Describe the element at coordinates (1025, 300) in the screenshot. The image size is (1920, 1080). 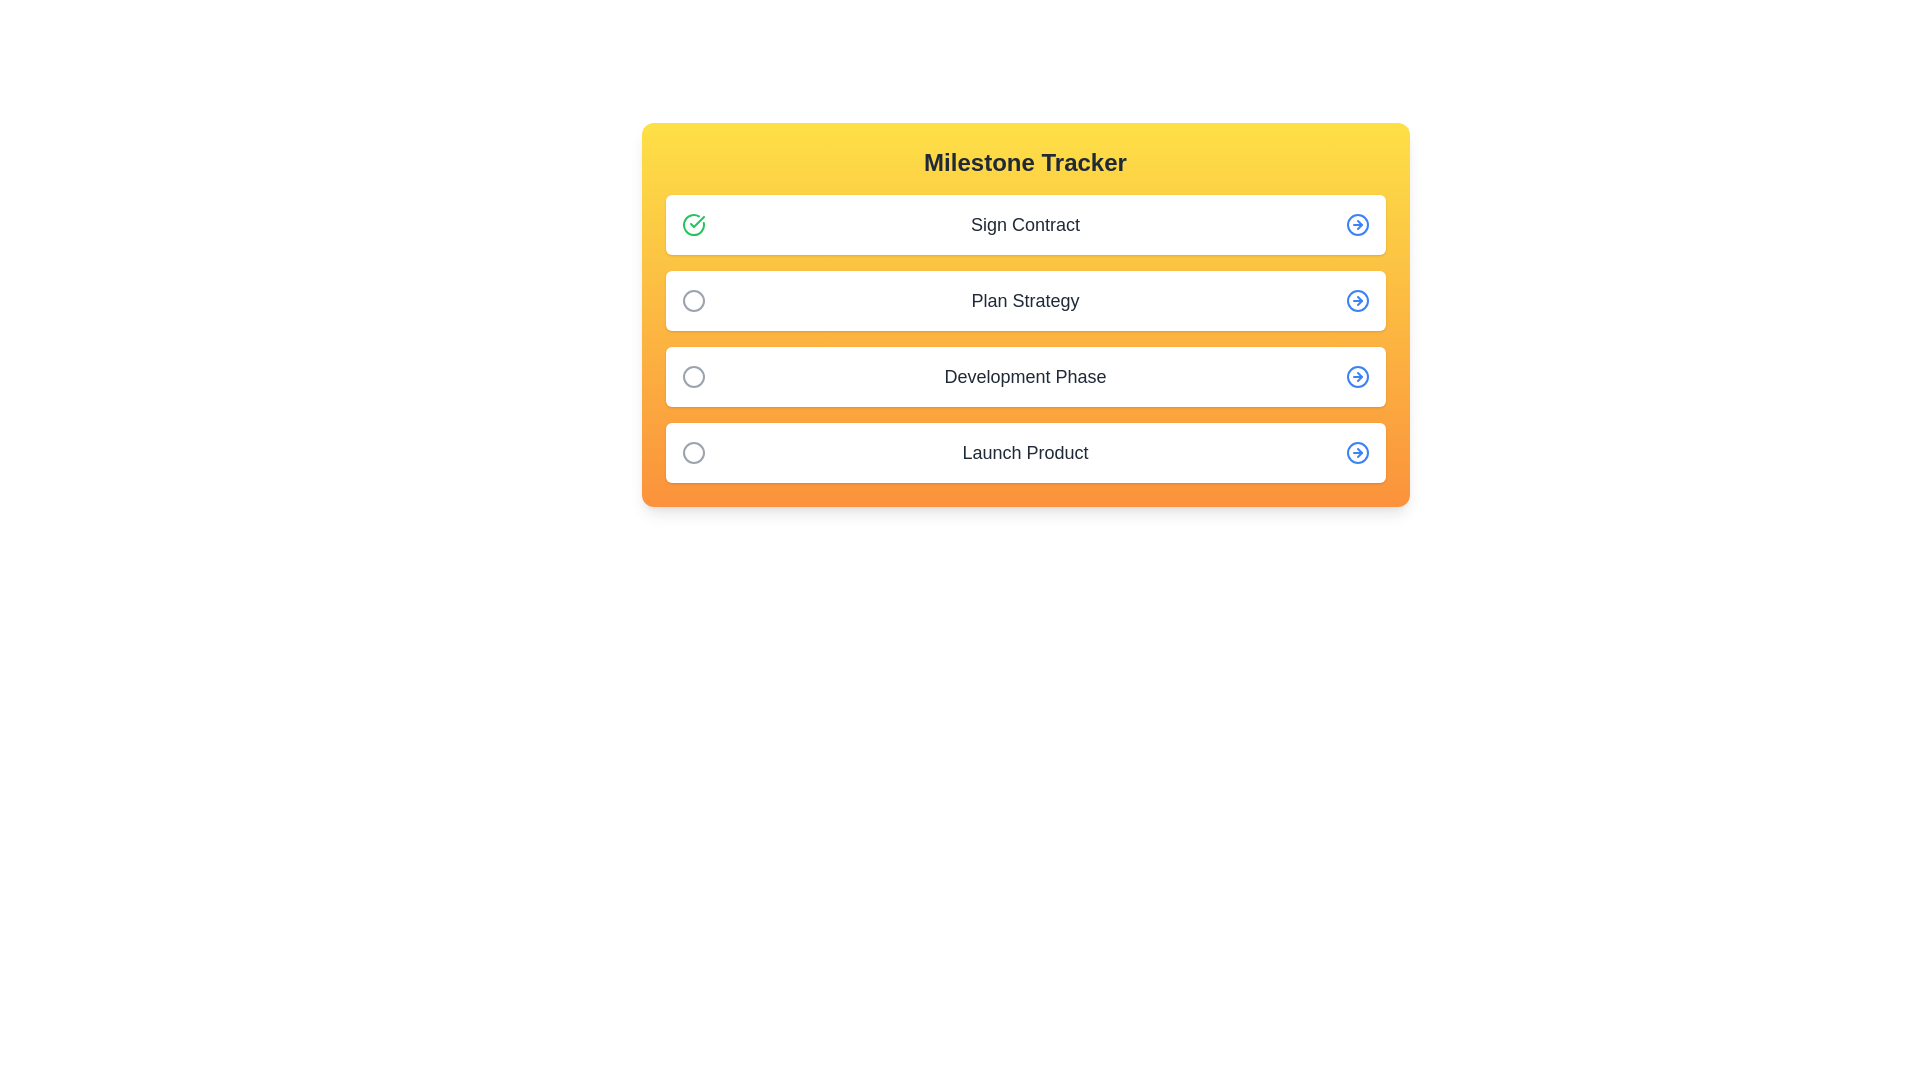
I see `the 'Plan Strategy' card element, which is the second card in the Milestone Tracker section, featuring a gray circular icon on the left and a blue circular arrow icon on the right` at that location.